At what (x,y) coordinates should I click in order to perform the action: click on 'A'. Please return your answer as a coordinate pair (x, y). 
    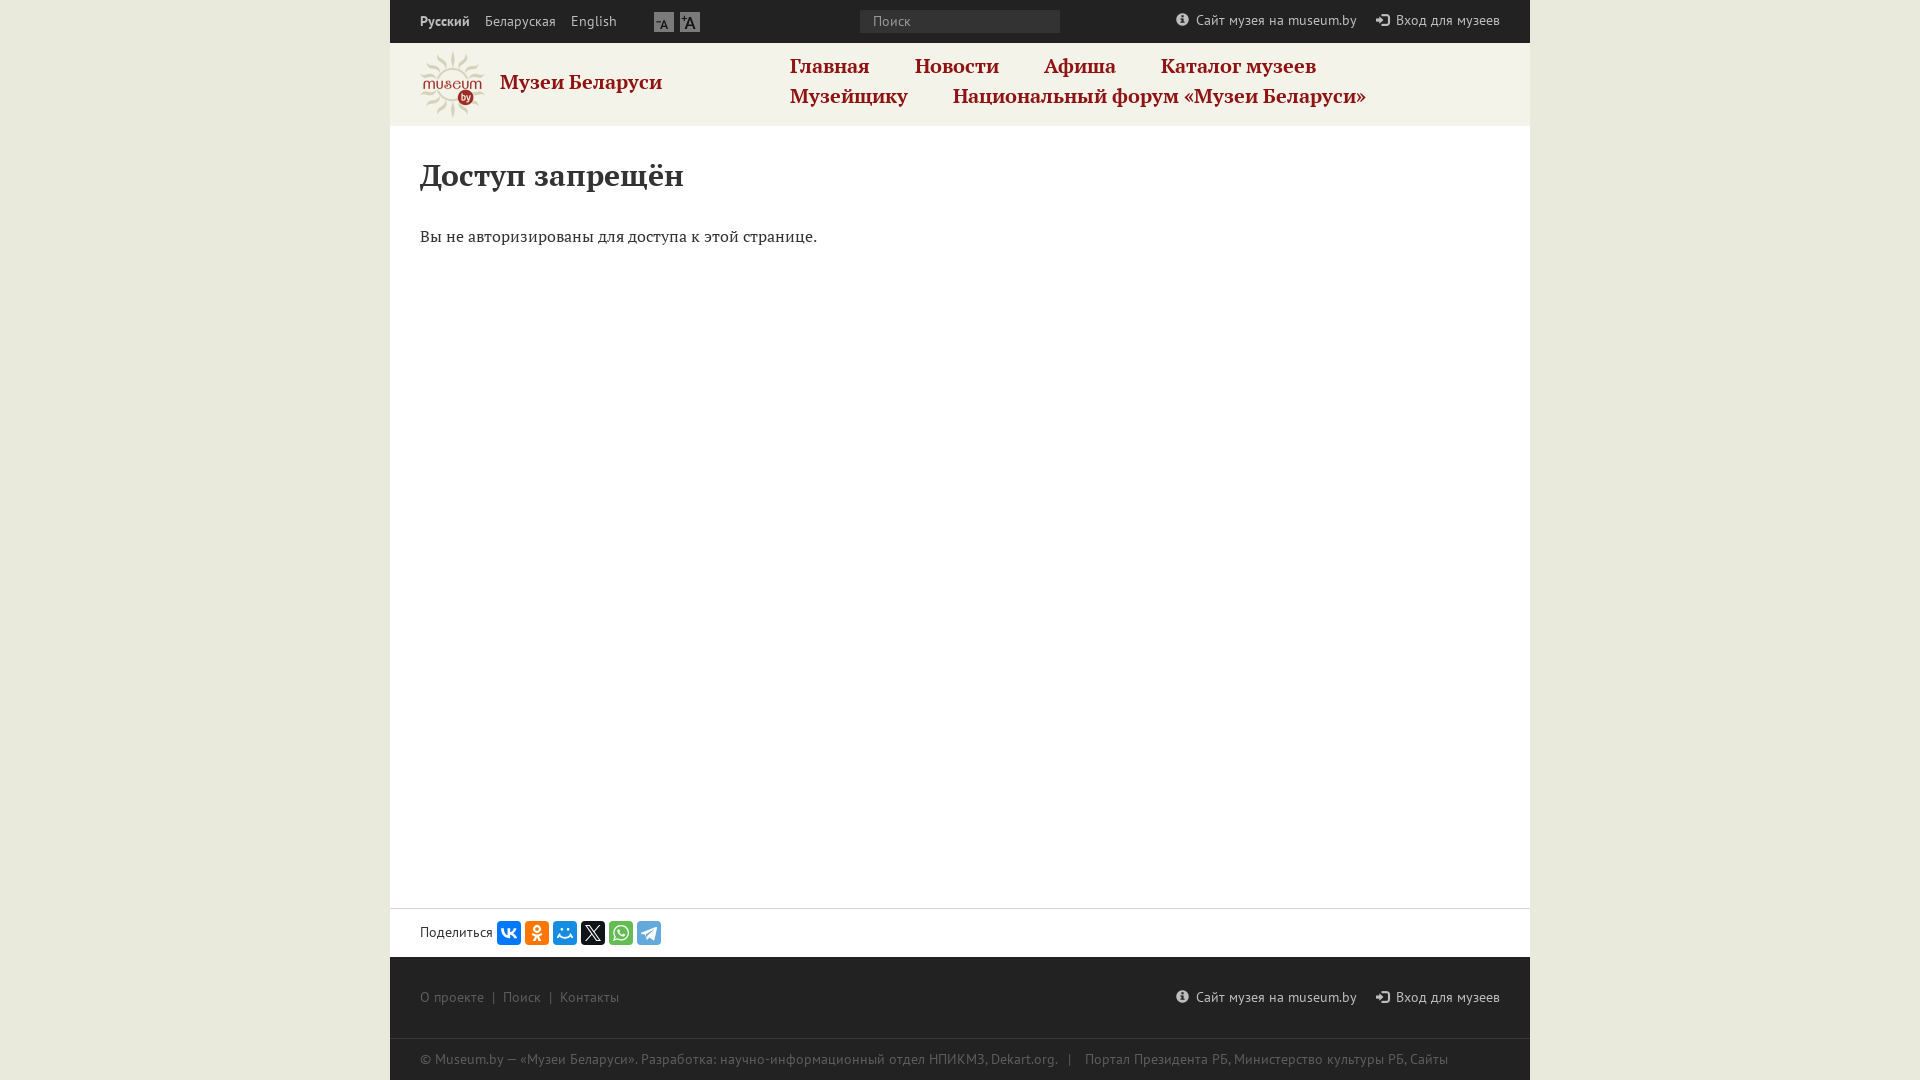
    Looking at the image, I should click on (663, 21).